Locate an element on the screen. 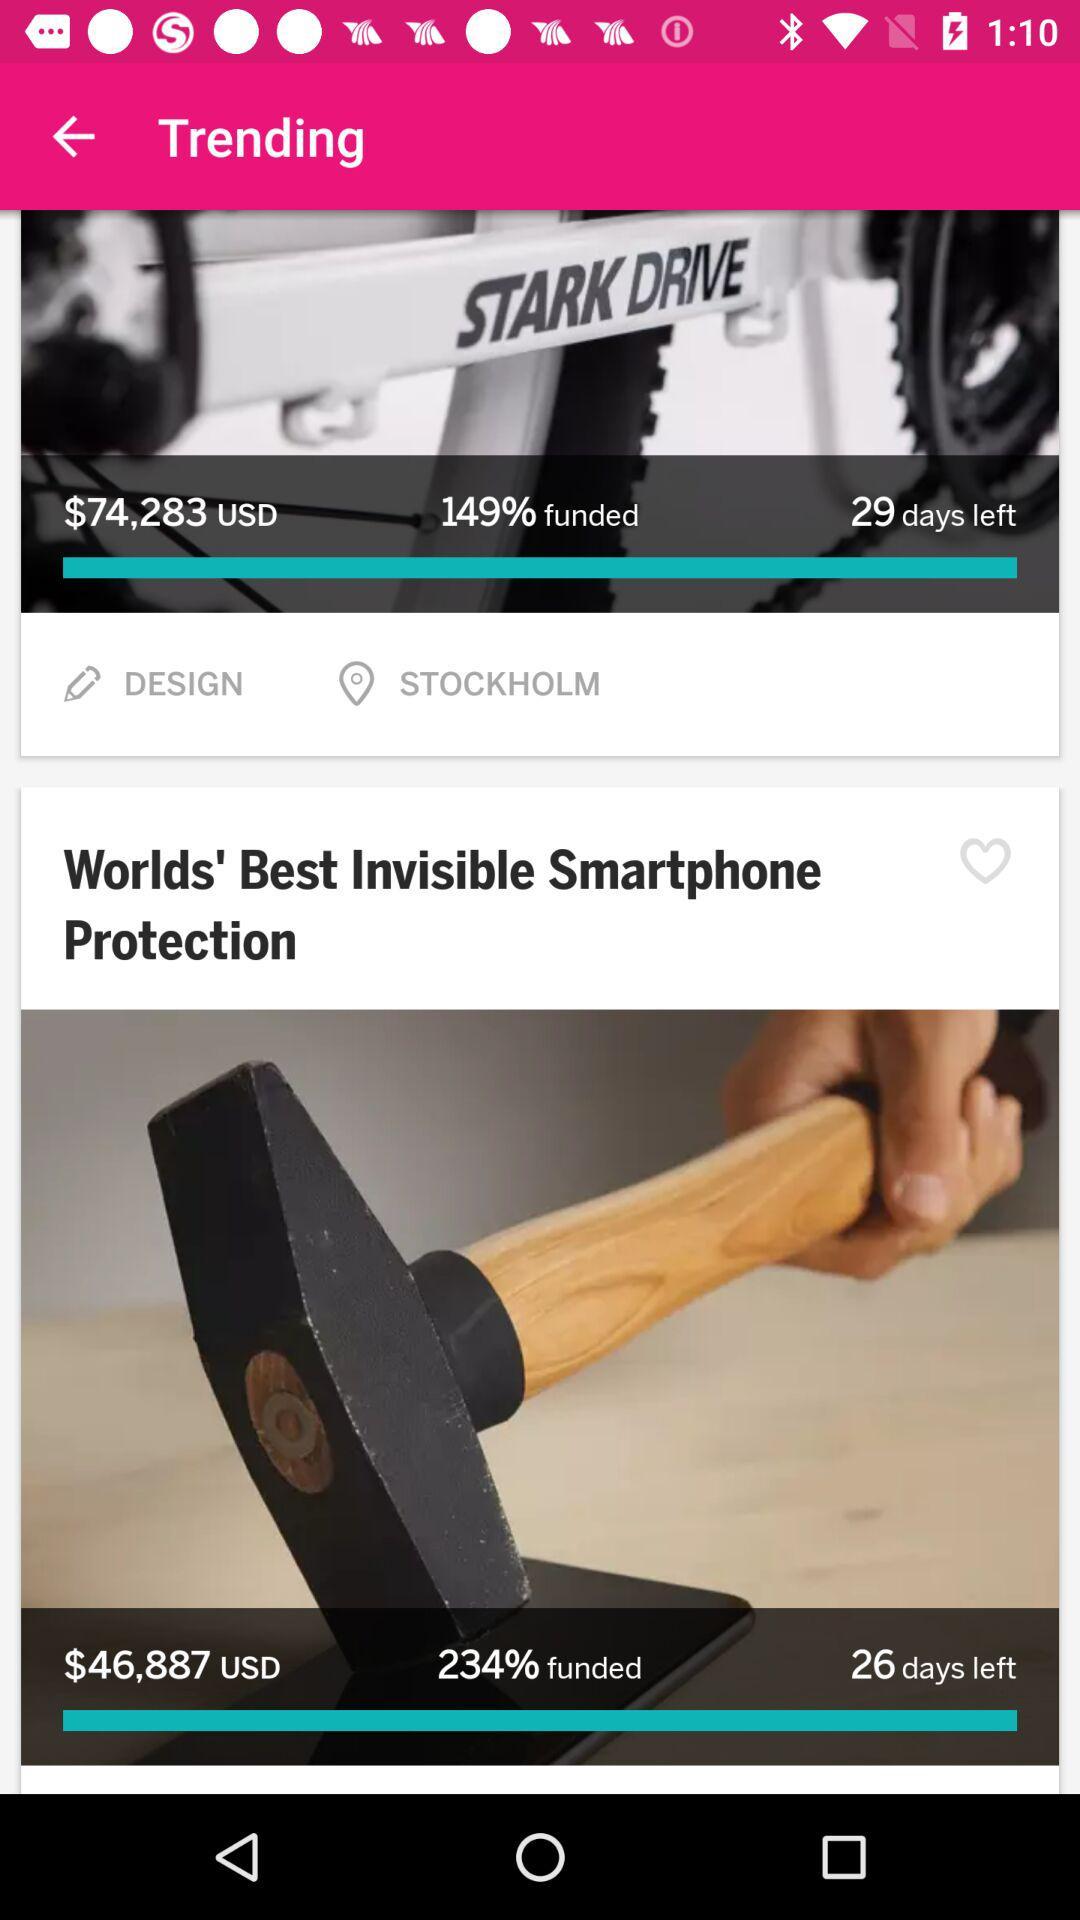  icon at the bottom left corner is located at coordinates (170, 1665).